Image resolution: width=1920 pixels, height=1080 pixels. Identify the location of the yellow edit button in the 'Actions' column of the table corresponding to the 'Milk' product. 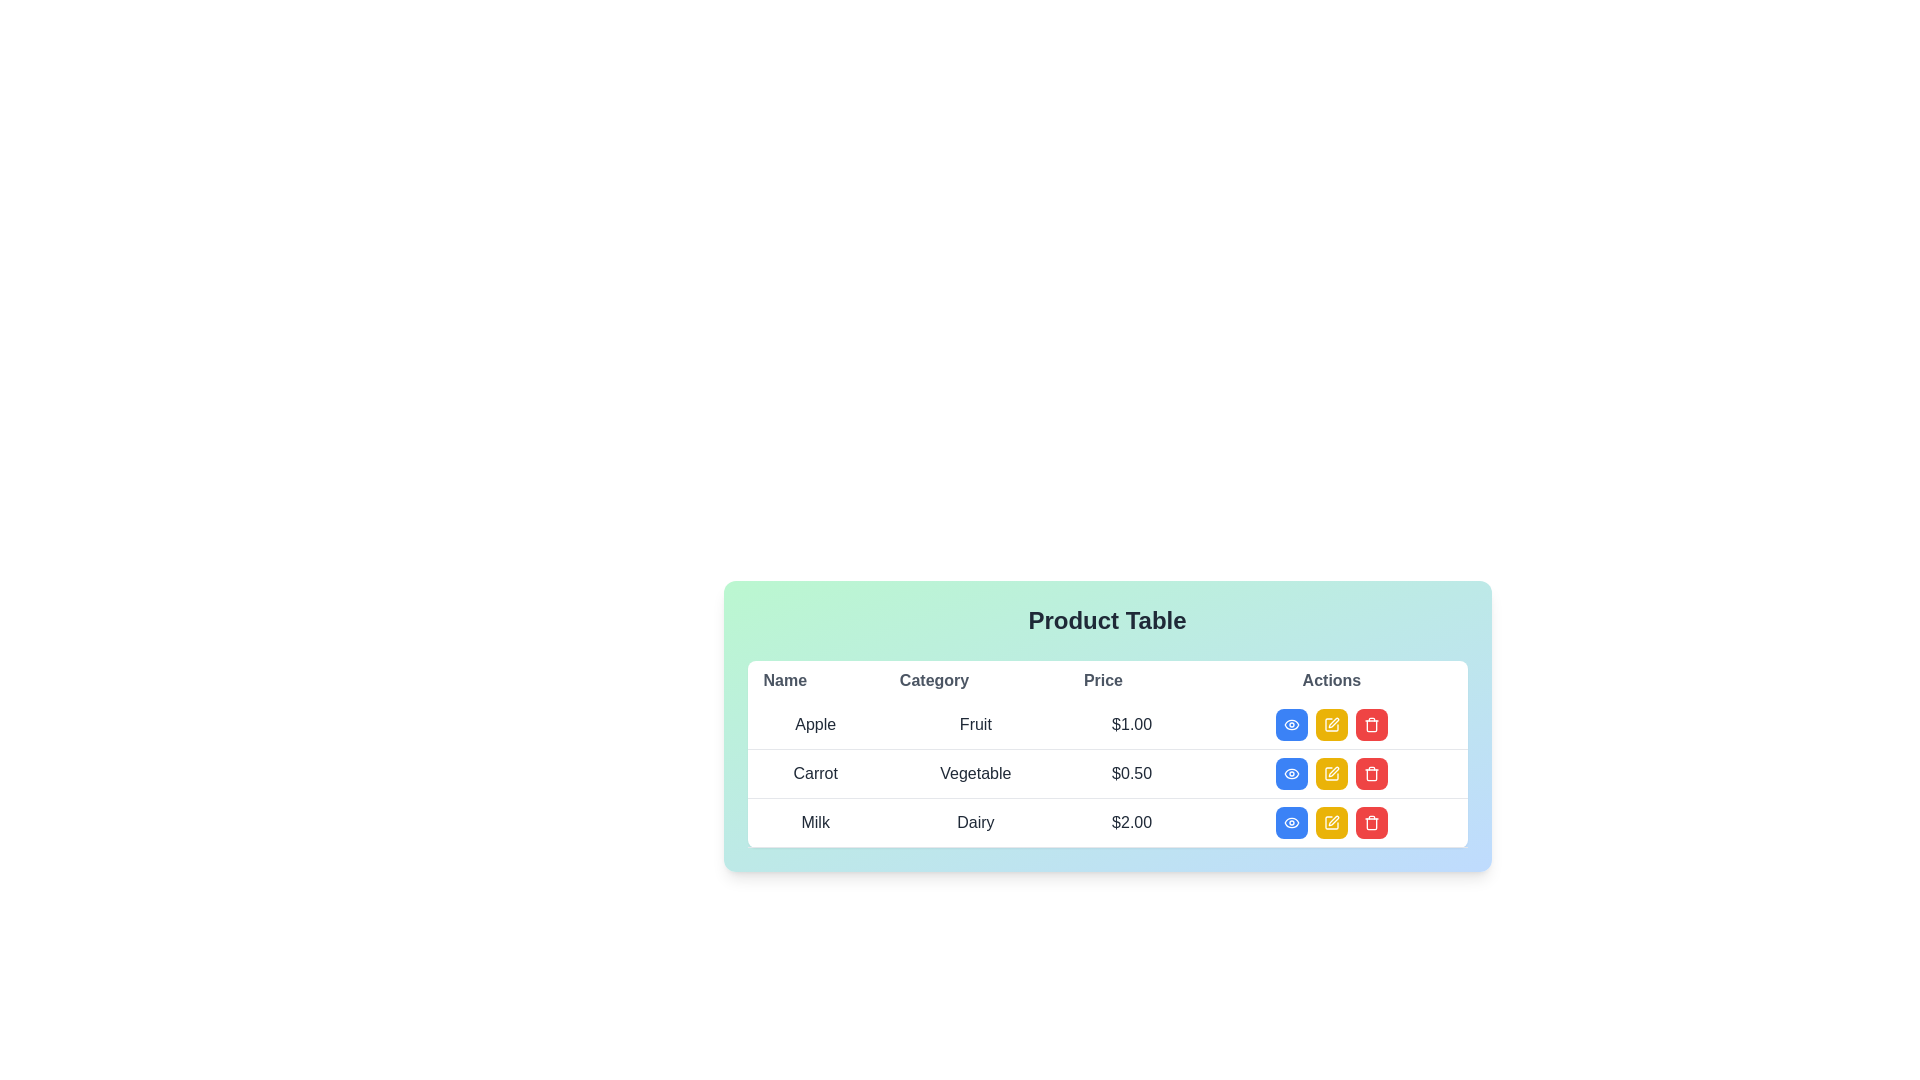
(1331, 773).